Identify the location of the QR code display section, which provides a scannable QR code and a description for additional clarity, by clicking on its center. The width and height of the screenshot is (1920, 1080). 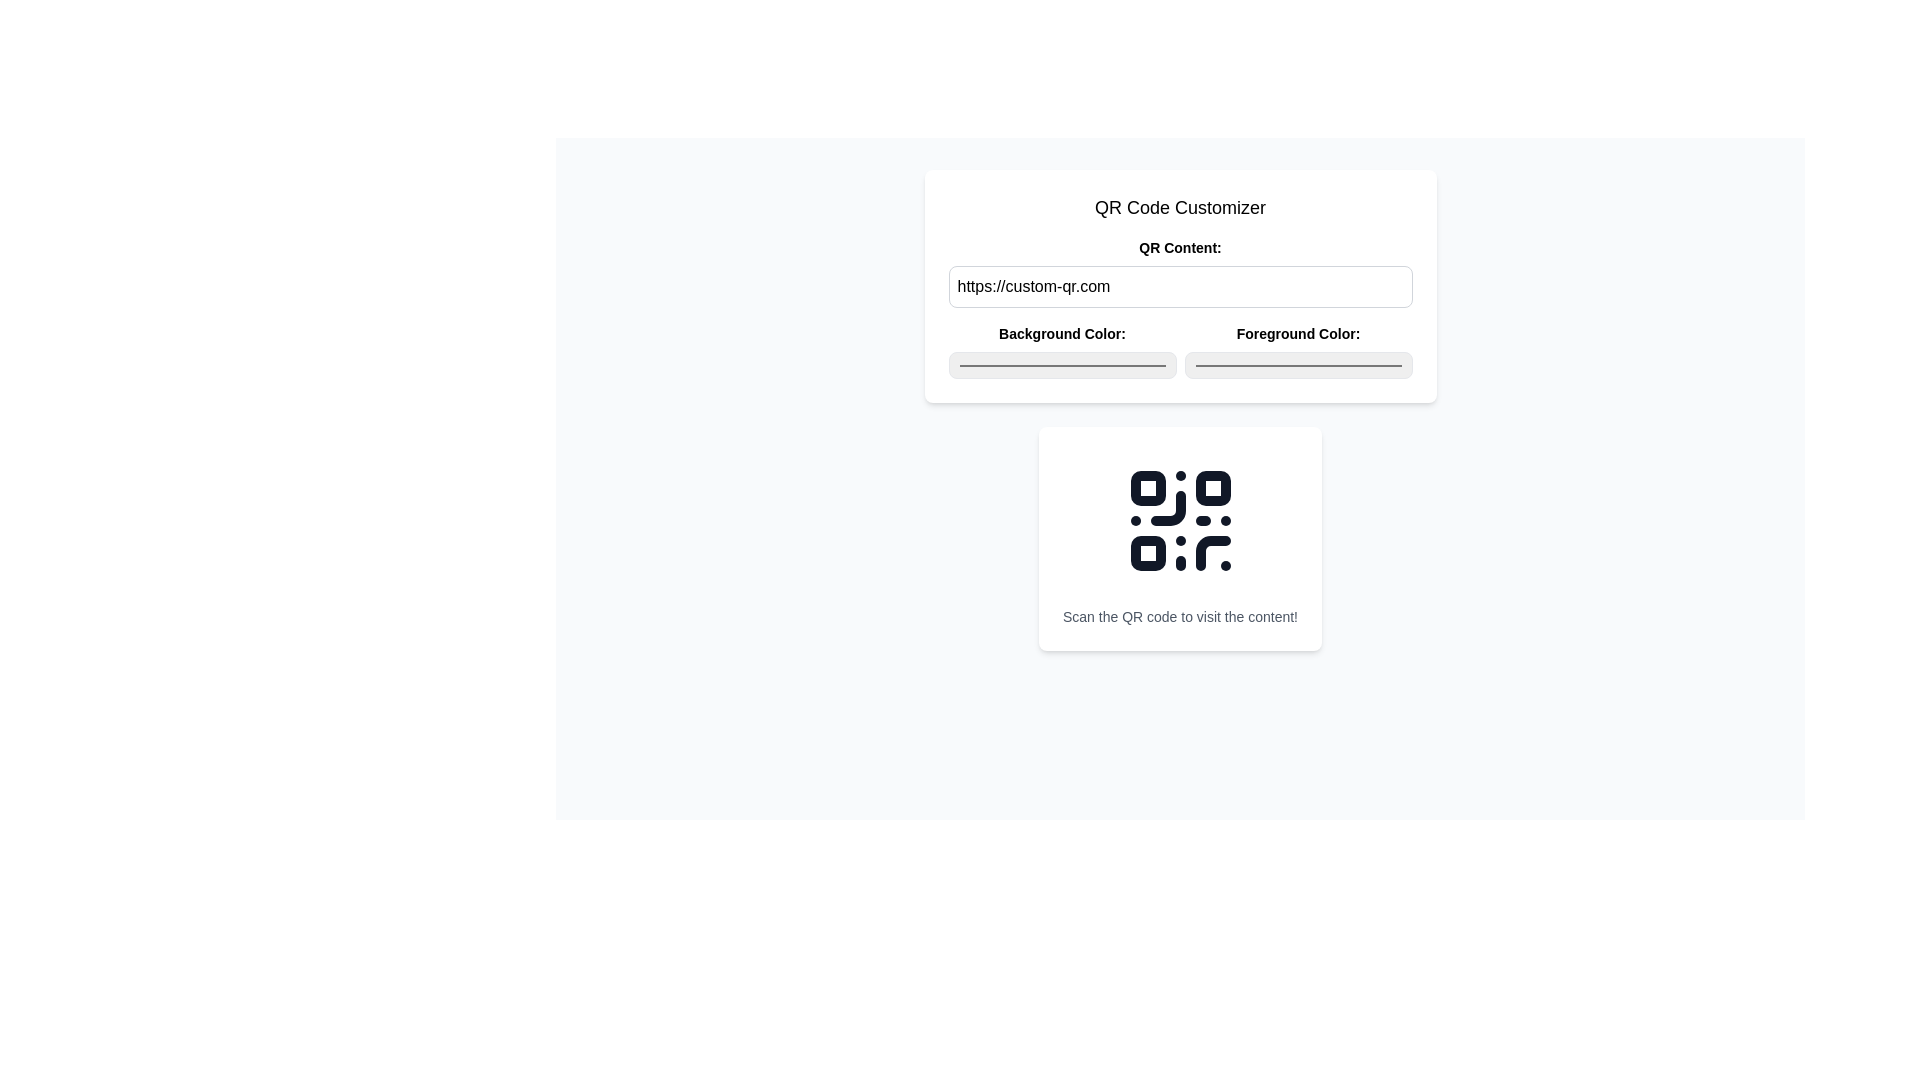
(1180, 538).